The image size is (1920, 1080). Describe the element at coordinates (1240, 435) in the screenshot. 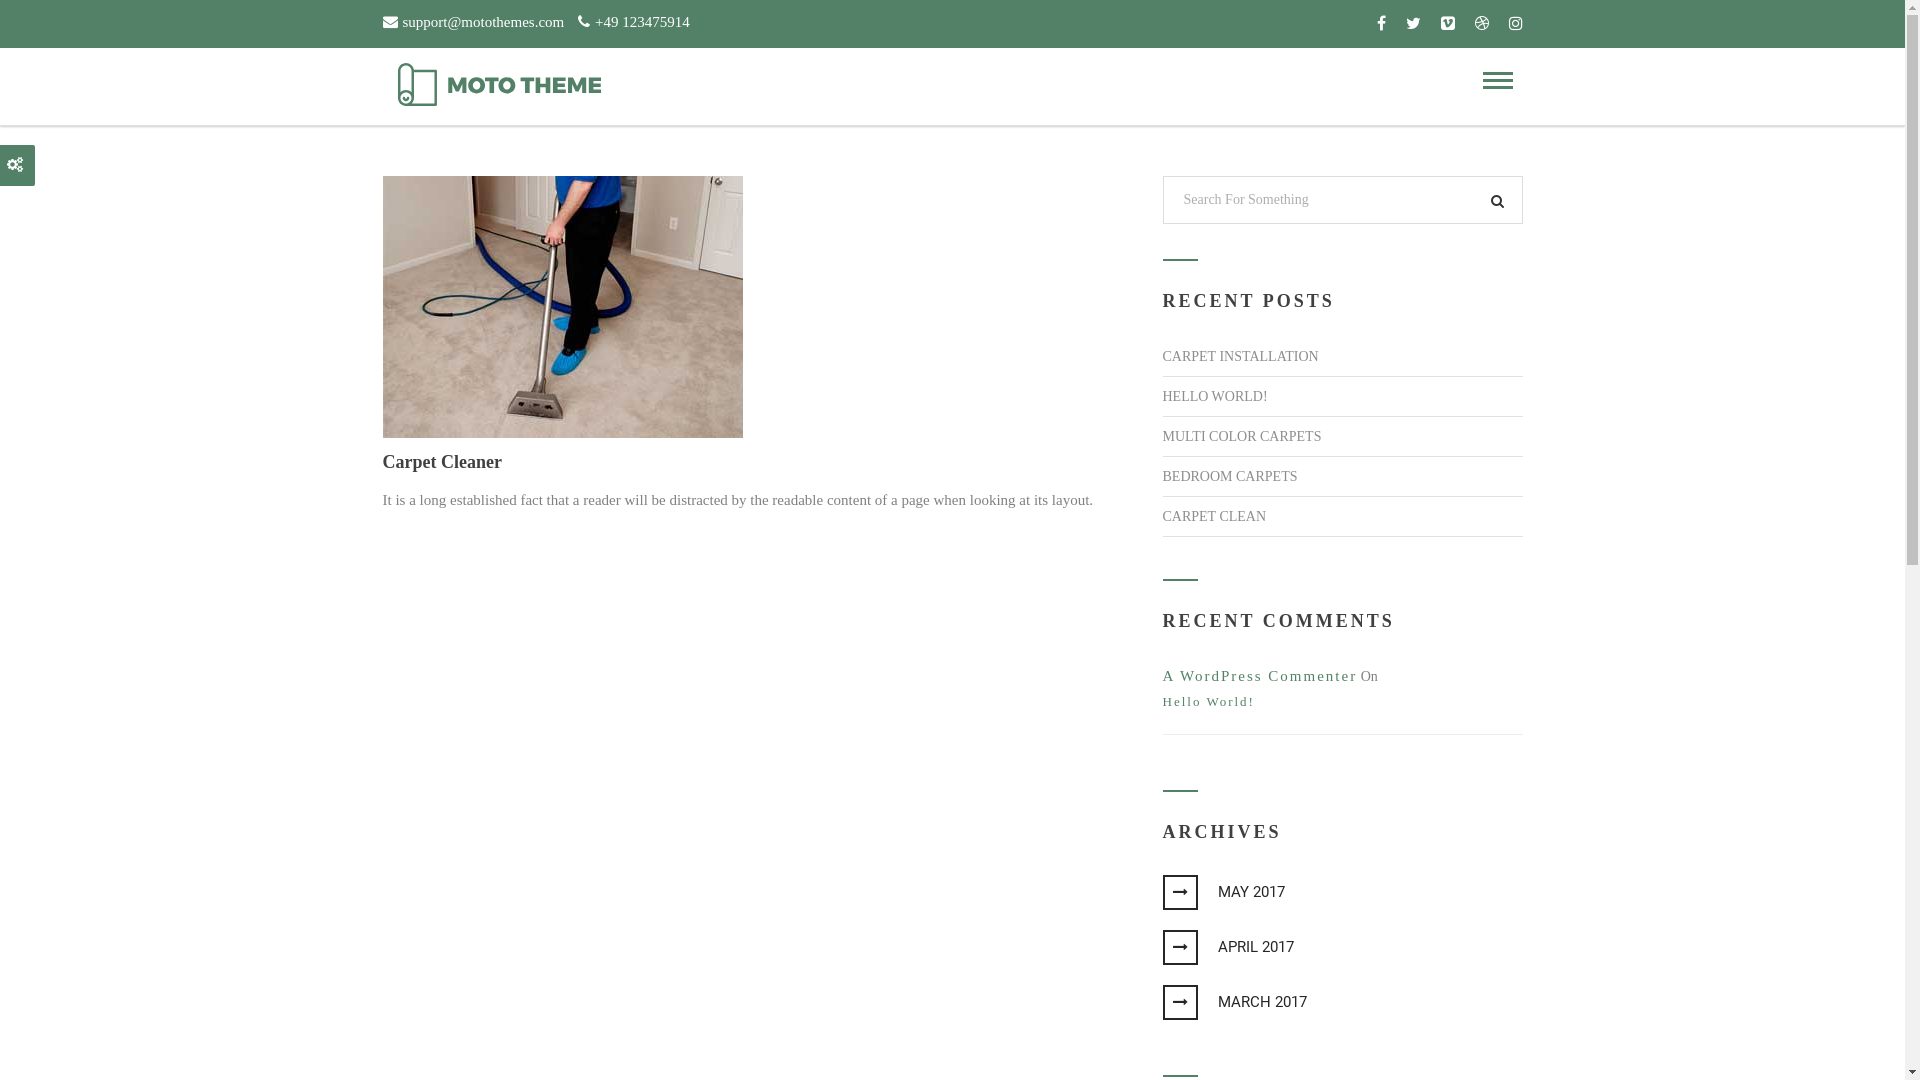

I see `'MULTI COLOR CARPETS'` at that location.